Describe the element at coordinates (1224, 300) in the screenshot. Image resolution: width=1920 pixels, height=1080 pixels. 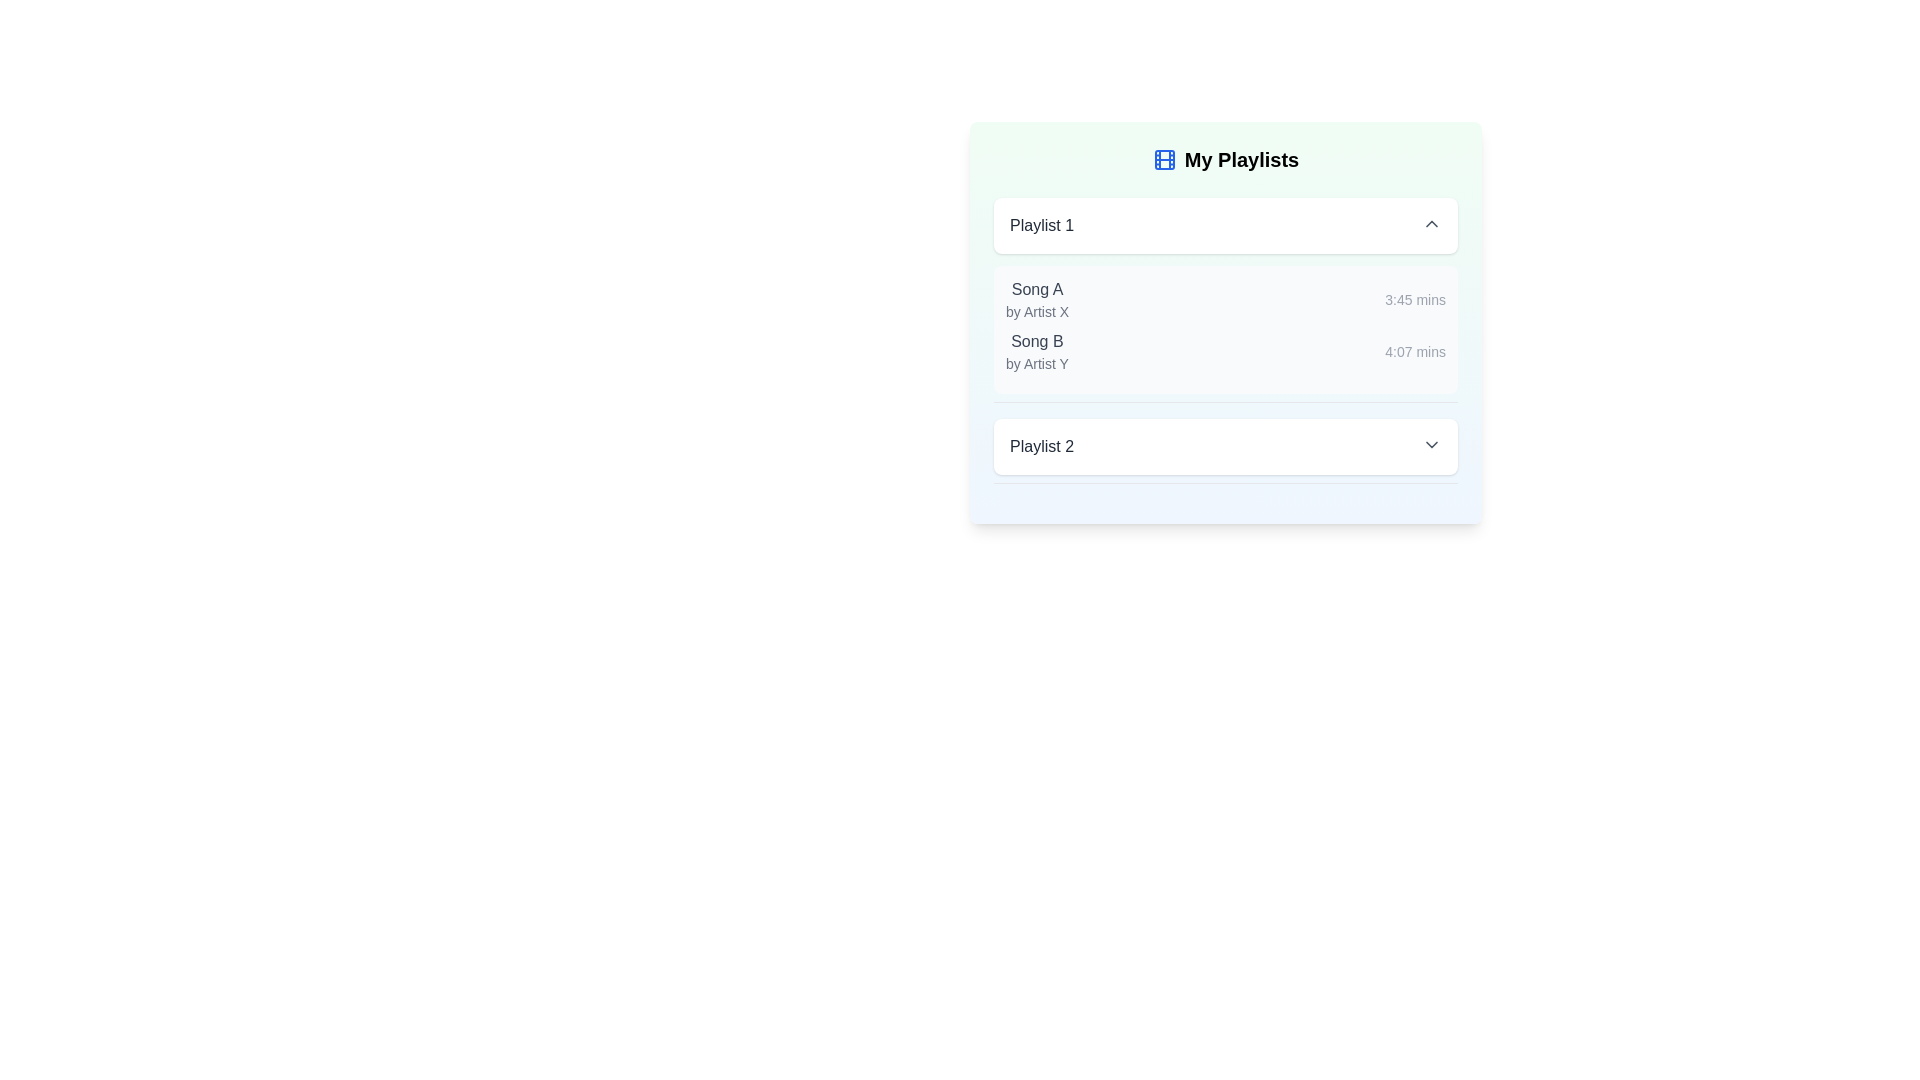
I see `the first playlist section titled 'Playlist 1' to interact with individual songs listed within it` at that location.